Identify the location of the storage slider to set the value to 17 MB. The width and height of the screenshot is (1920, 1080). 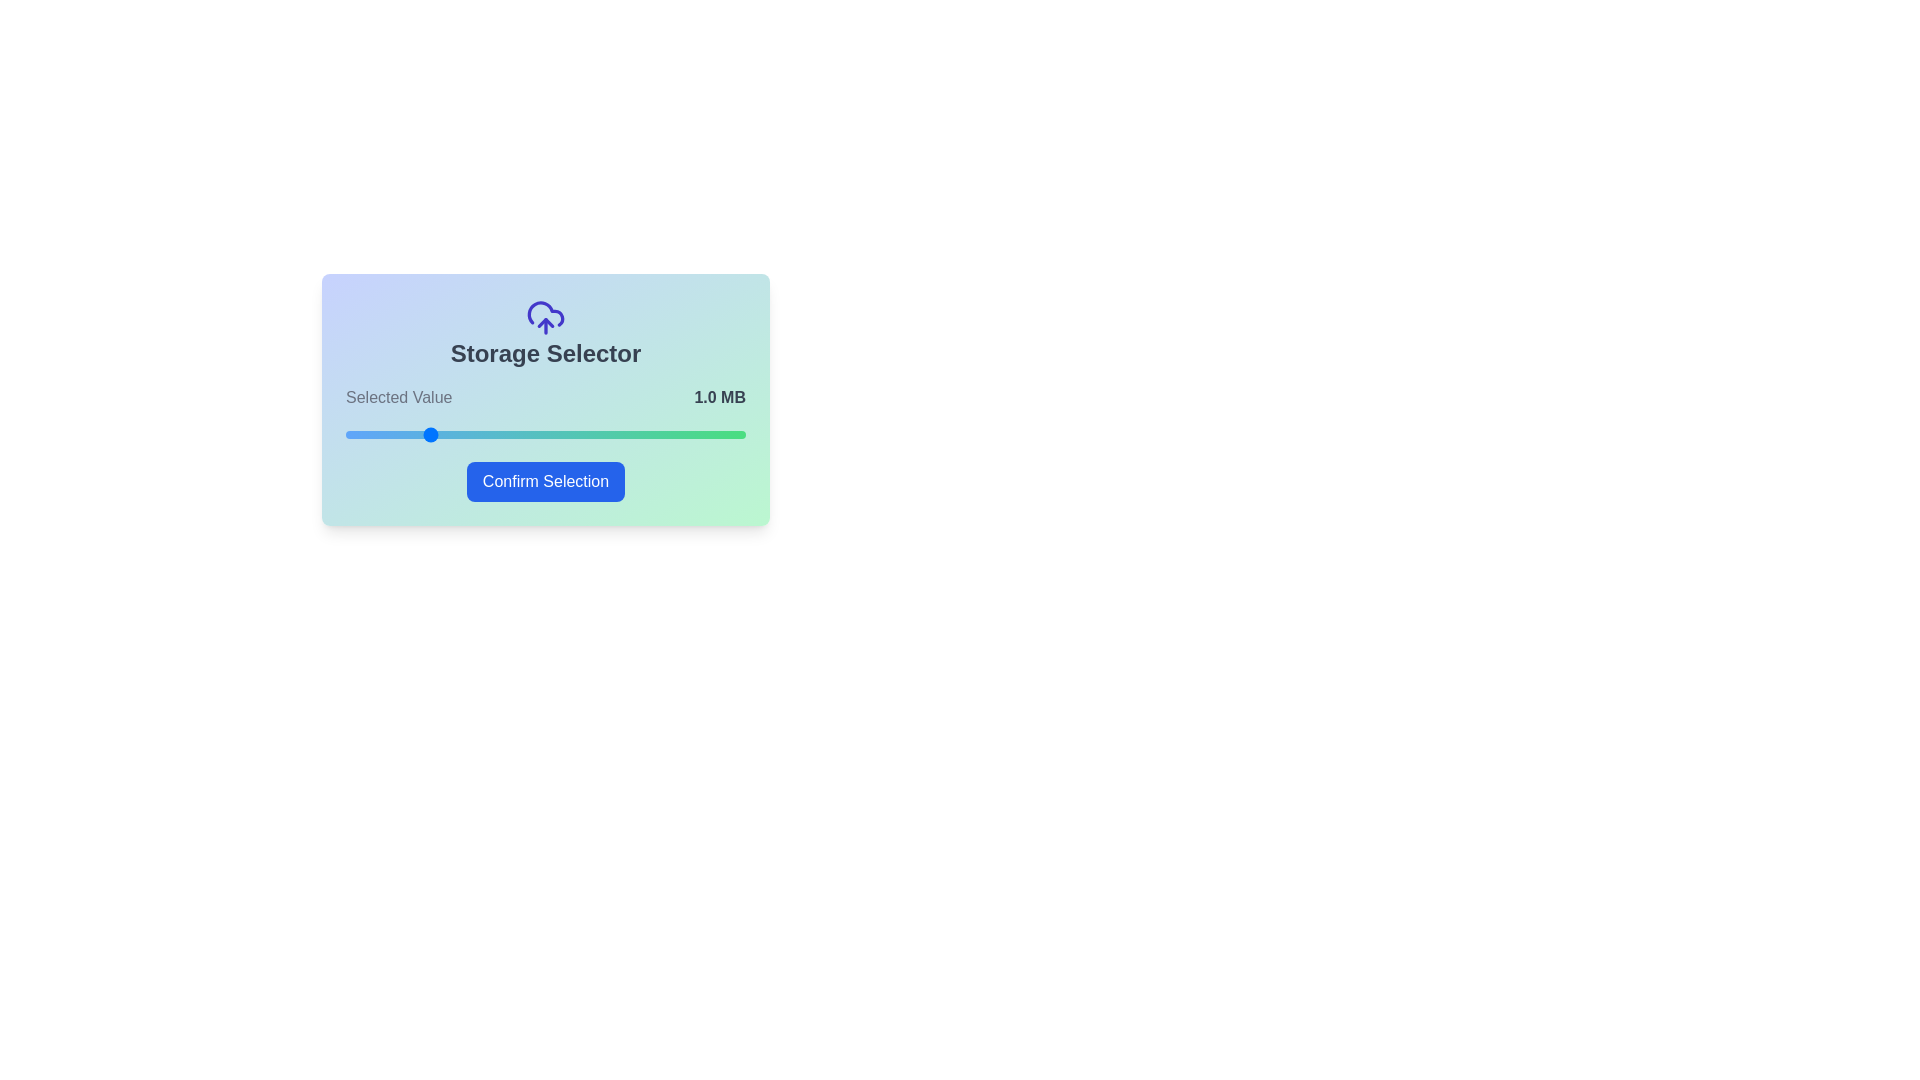
(537, 434).